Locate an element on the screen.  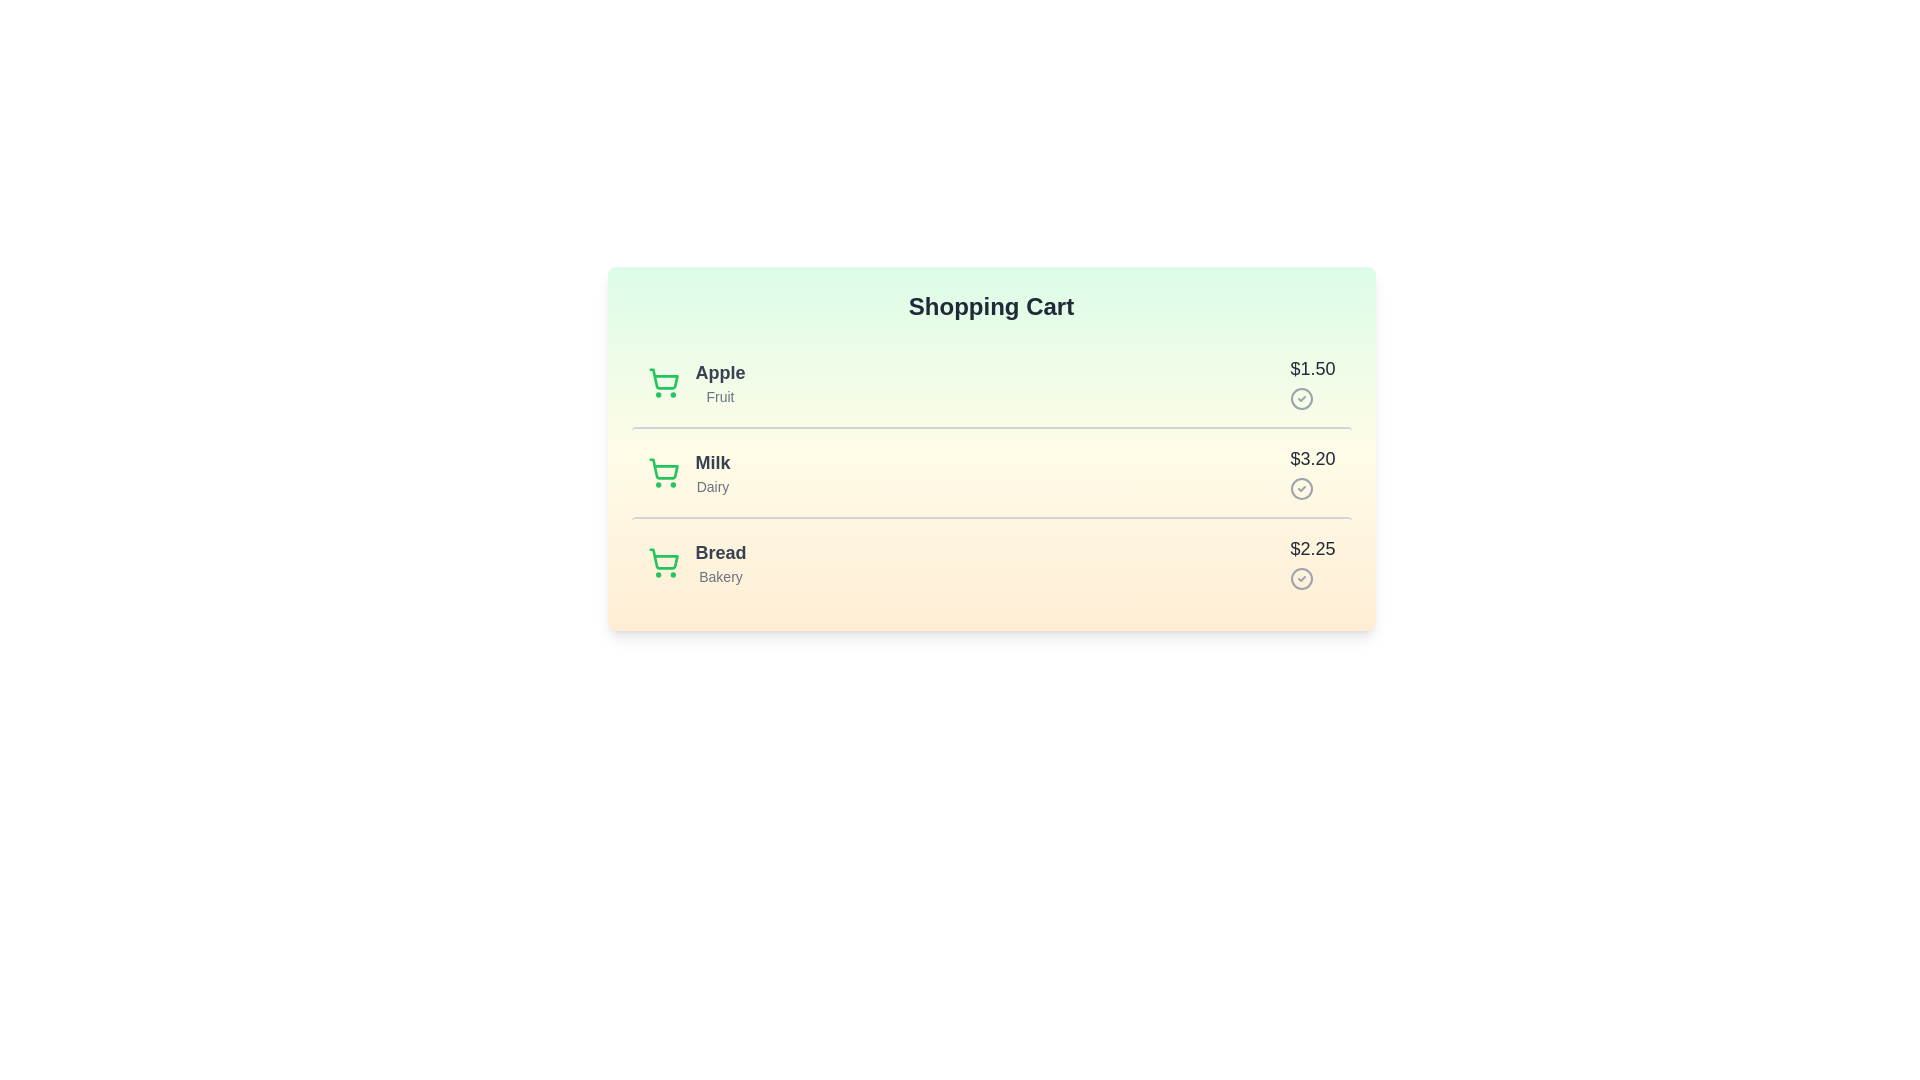
the check circle icon for Bread to mark it as selected or completed is located at coordinates (1302, 578).